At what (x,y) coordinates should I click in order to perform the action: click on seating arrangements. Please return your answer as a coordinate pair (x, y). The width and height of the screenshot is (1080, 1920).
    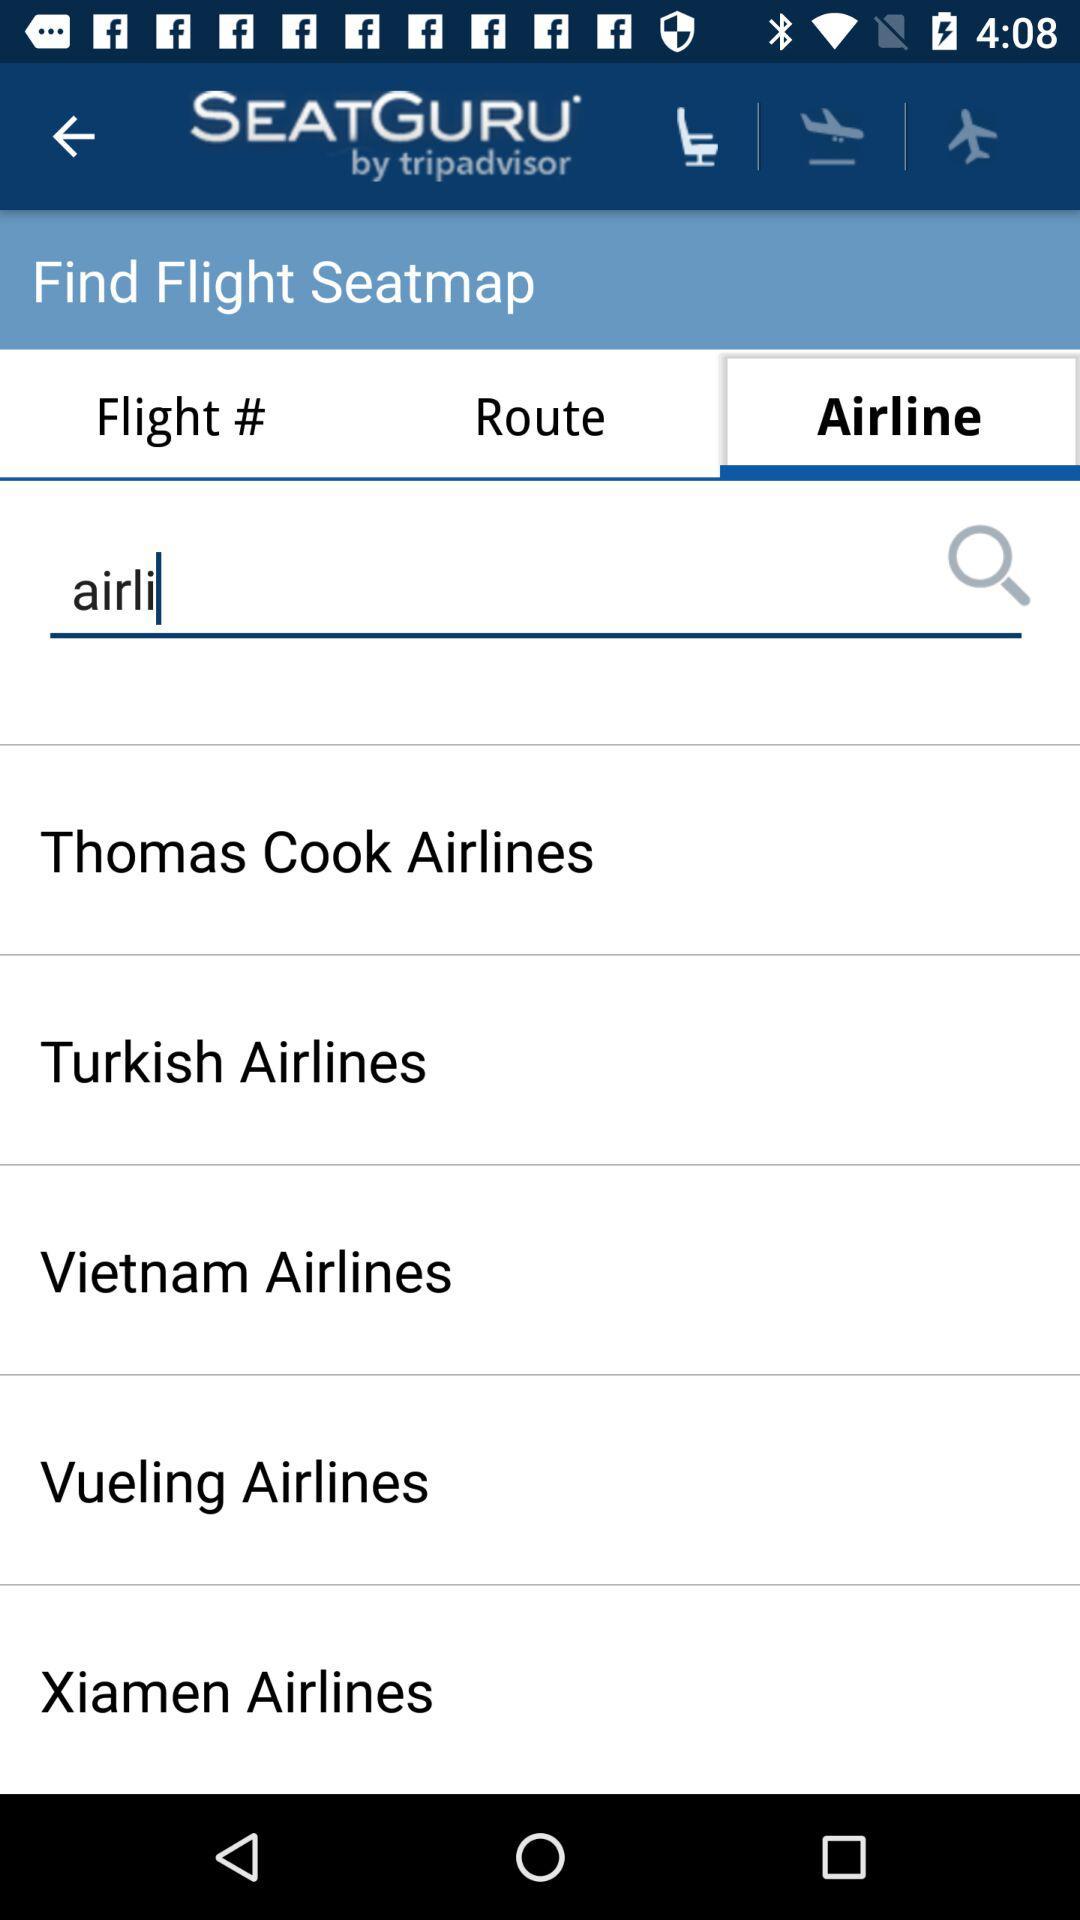
    Looking at the image, I should click on (696, 135).